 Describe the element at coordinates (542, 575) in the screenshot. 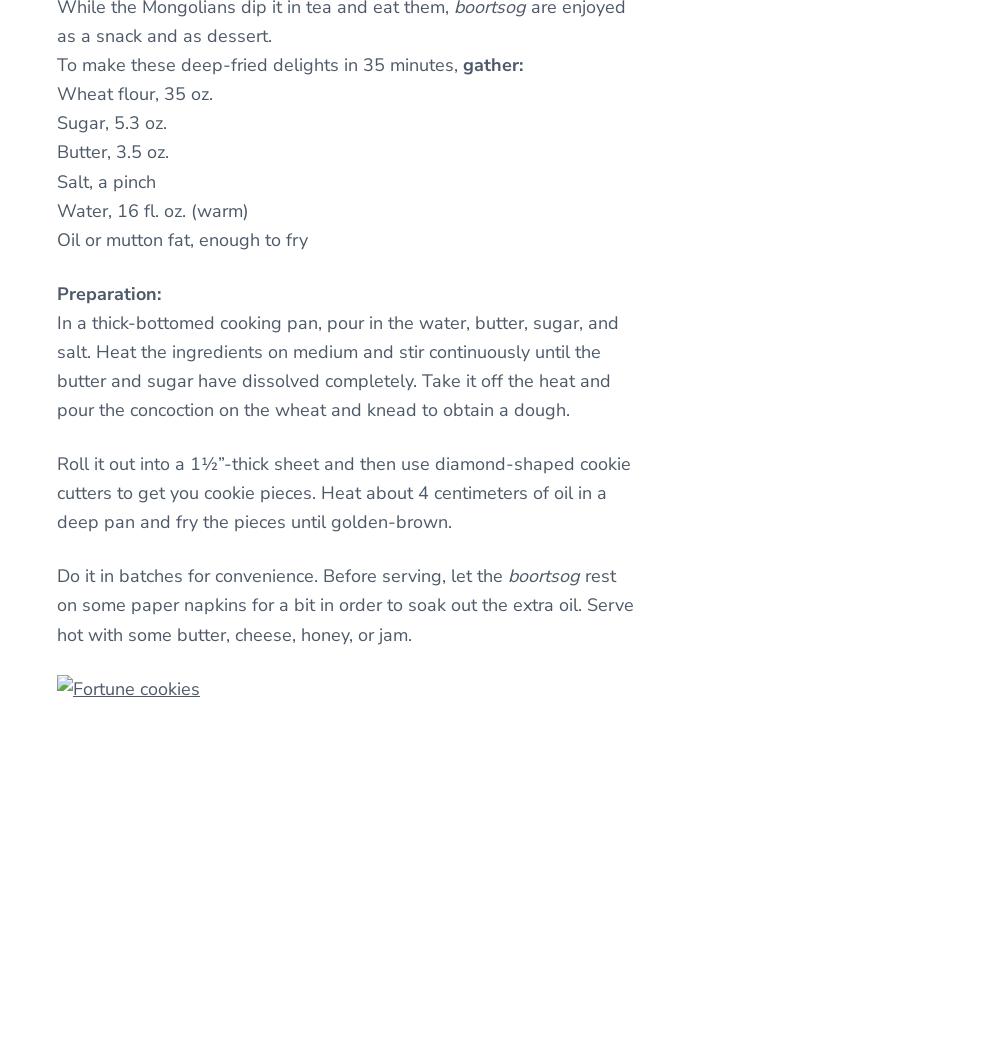

I see `'boortsog'` at that location.